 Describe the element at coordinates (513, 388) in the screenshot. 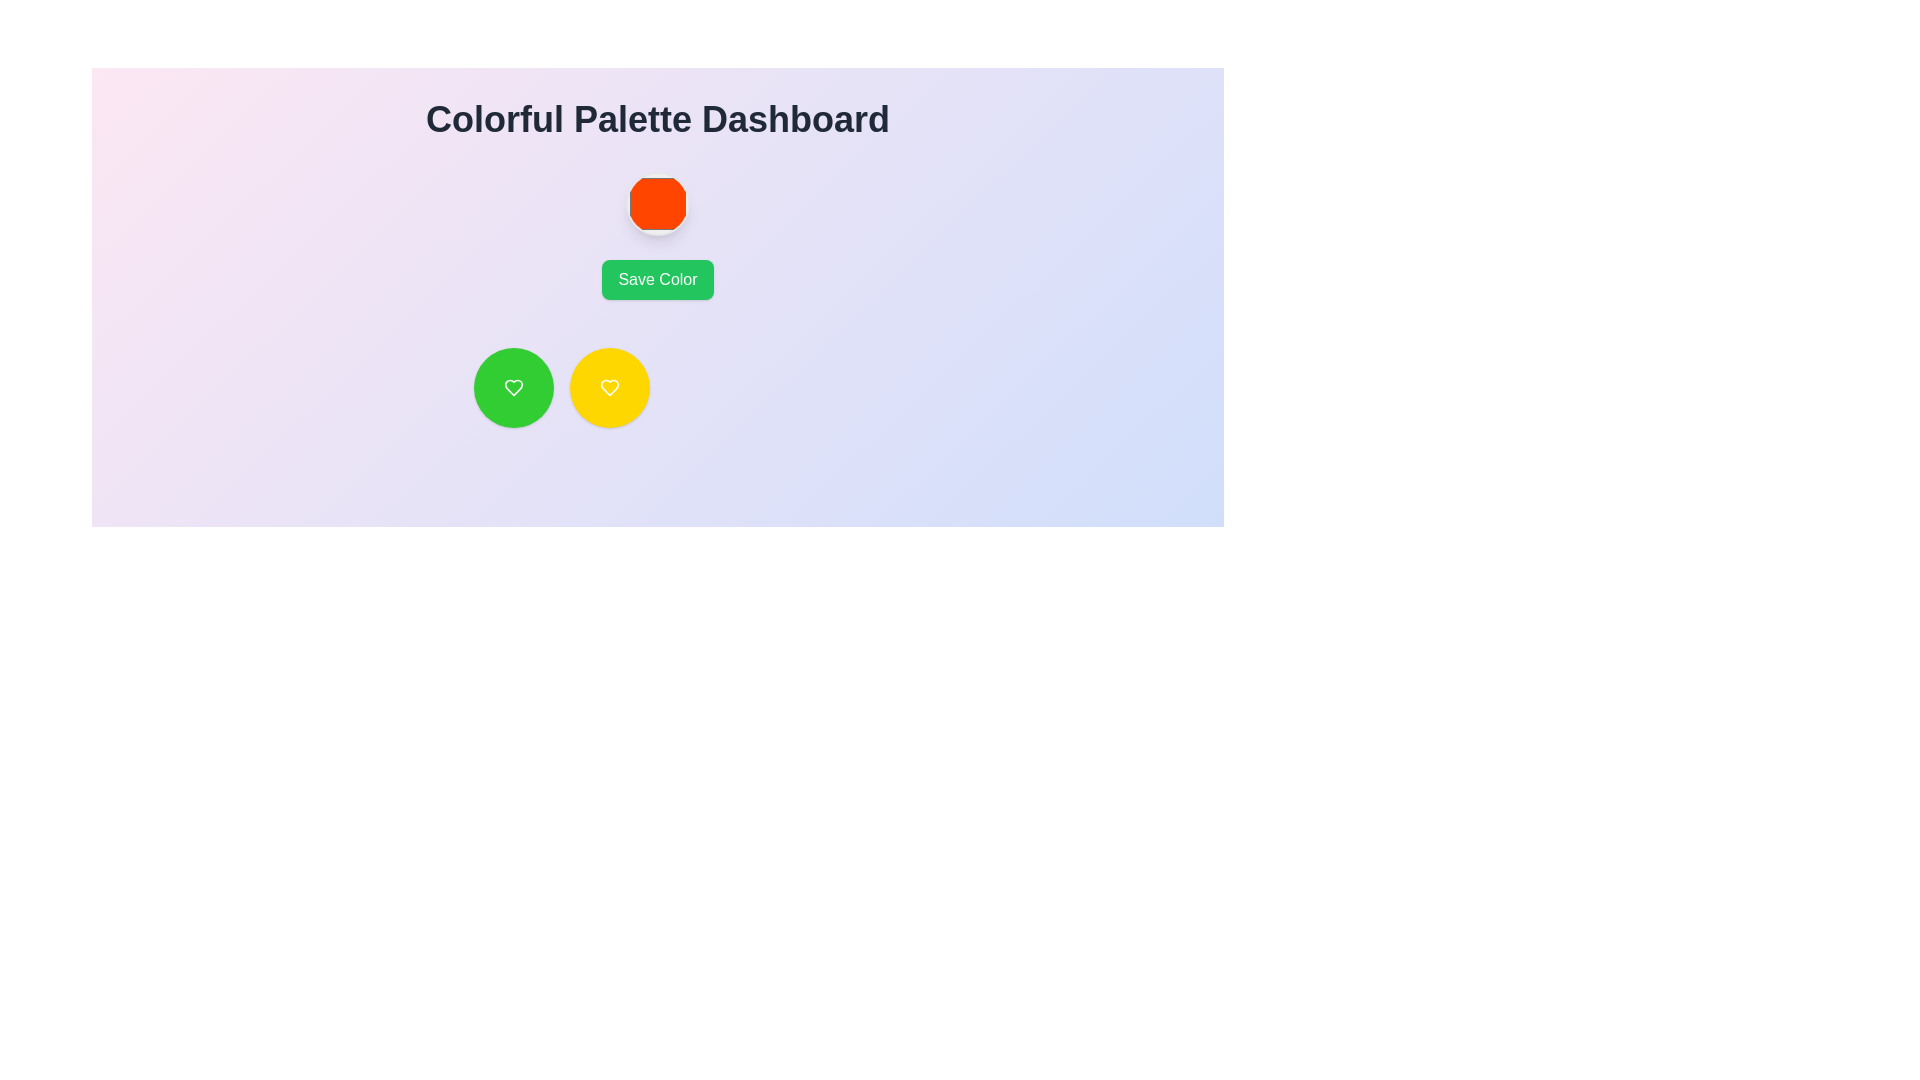

I see `the circular button with a bright green background and a white heart icon` at that location.